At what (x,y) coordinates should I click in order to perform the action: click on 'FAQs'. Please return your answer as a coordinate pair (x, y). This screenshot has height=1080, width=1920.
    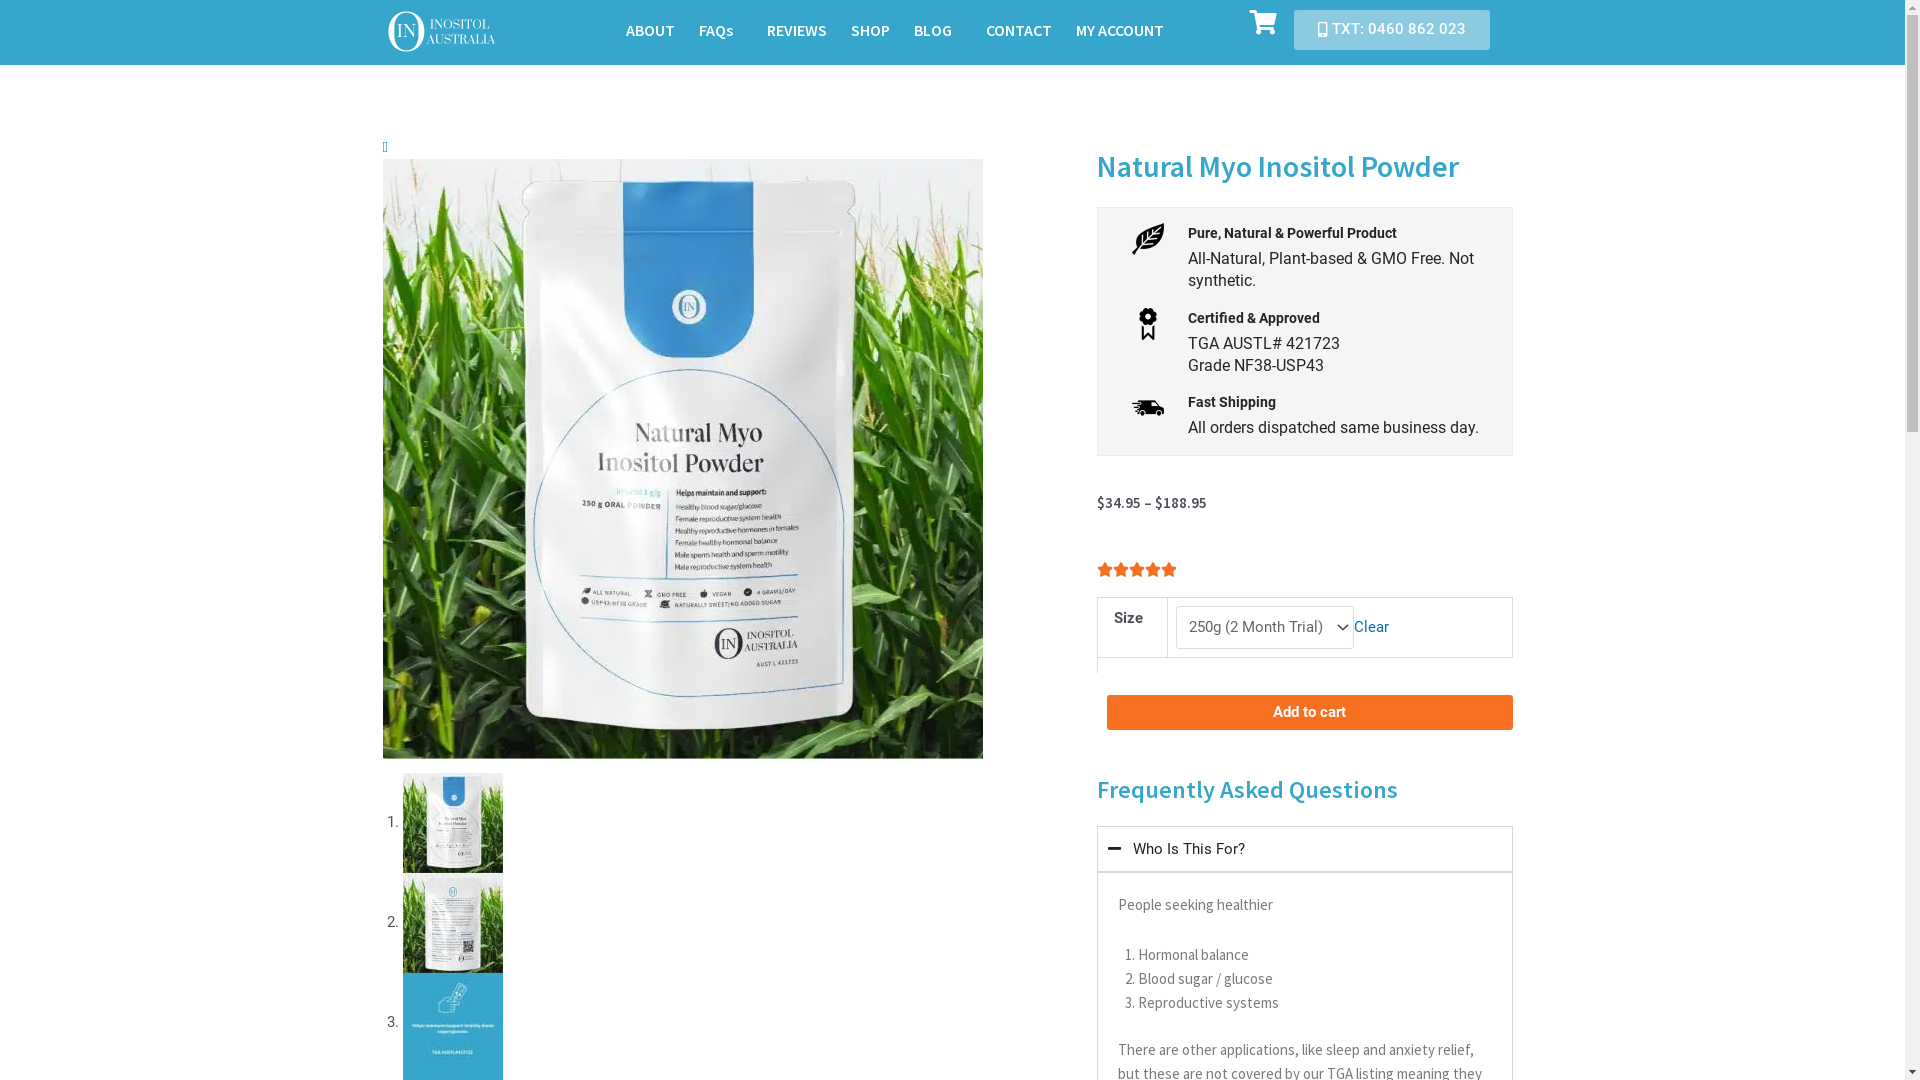
    Looking at the image, I should click on (720, 30).